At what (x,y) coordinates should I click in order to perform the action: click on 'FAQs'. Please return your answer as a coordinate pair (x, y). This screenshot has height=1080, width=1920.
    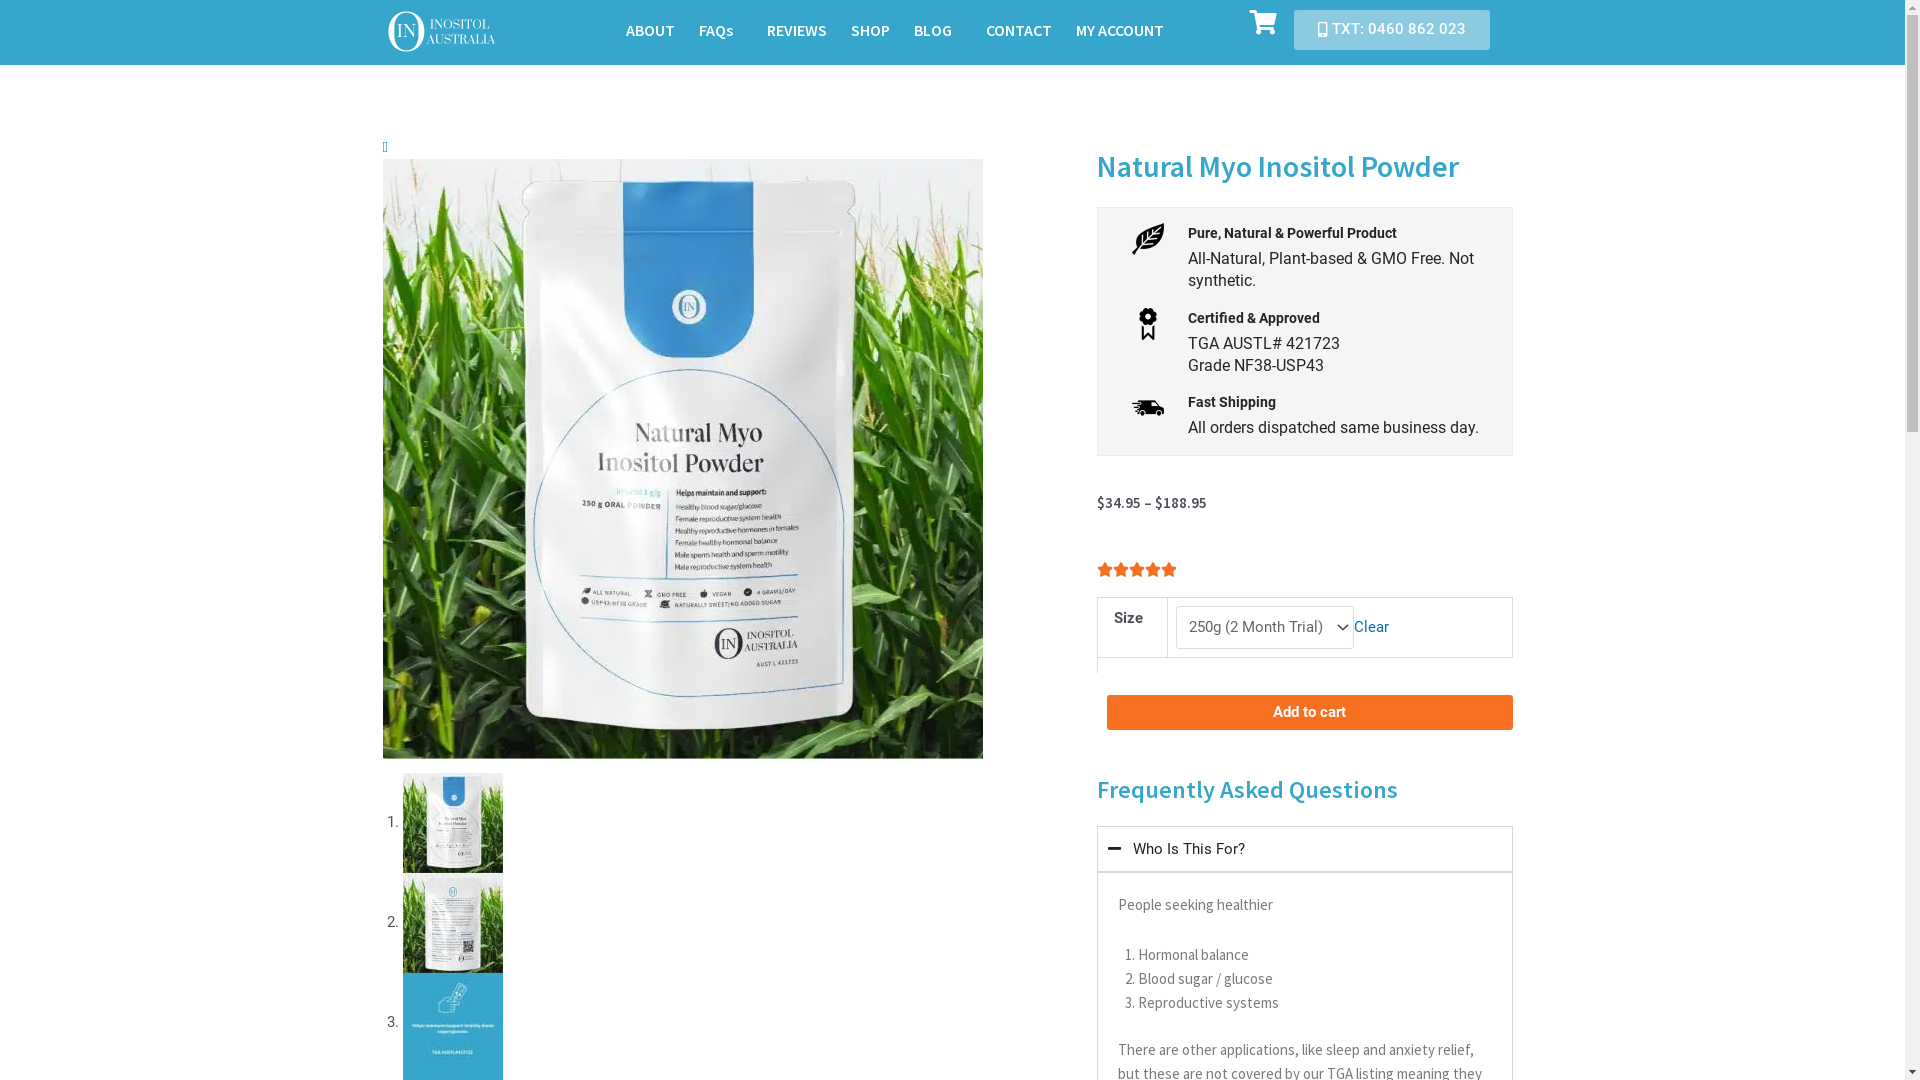
    Looking at the image, I should click on (720, 30).